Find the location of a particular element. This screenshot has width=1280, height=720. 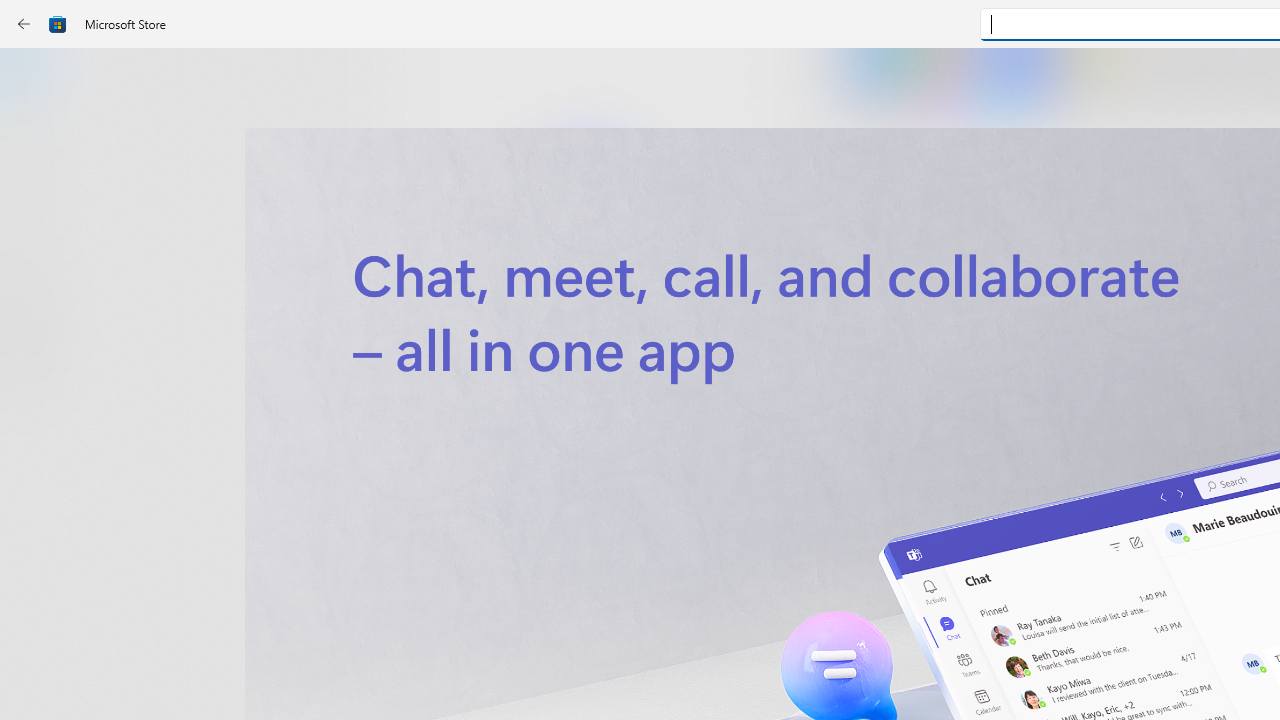

'Back' is located at coordinates (24, 24).